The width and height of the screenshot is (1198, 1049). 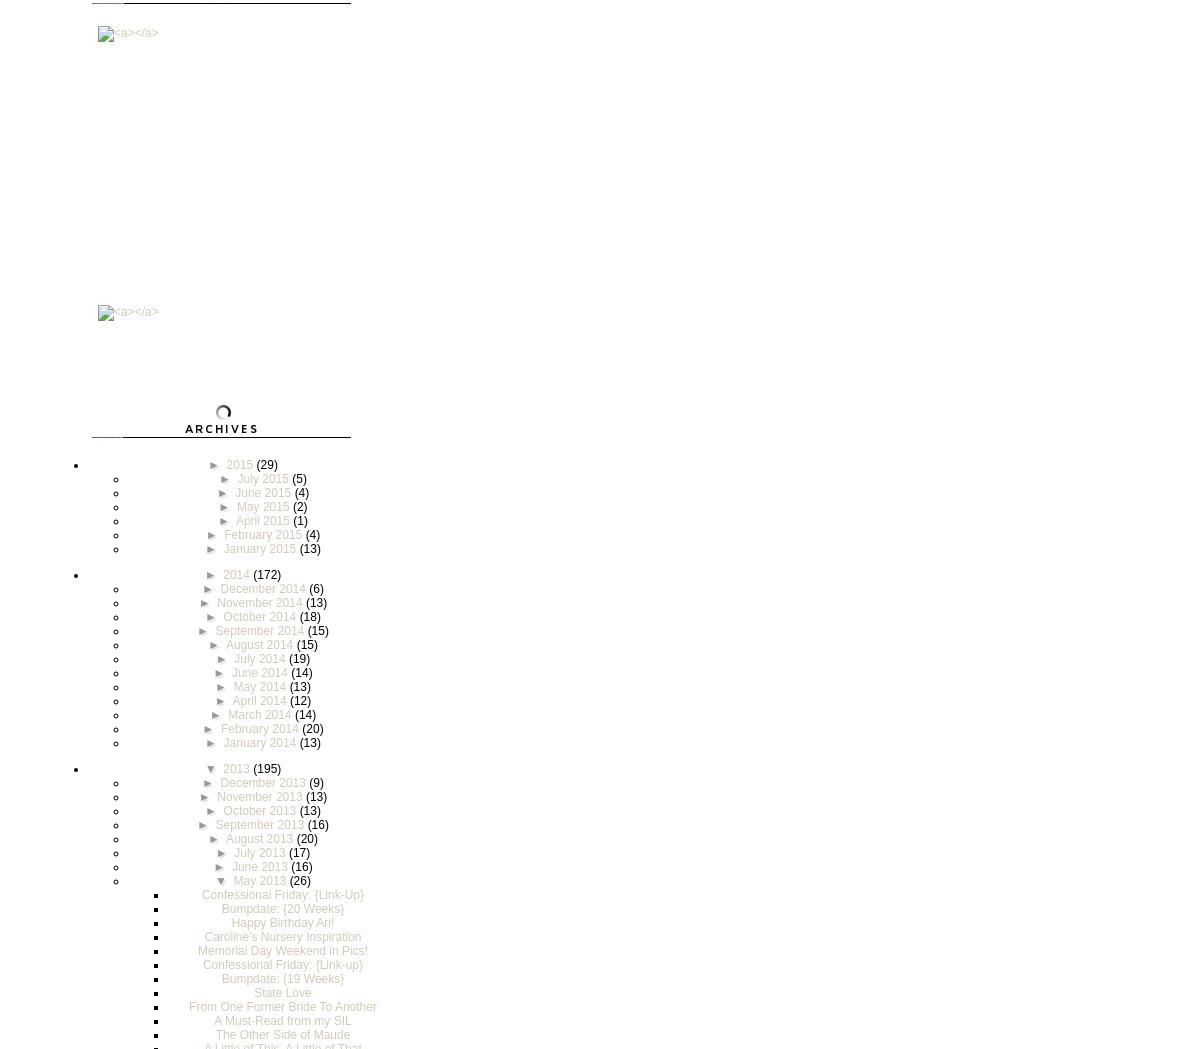 What do you see at coordinates (233, 657) in the screenshot?
I see `'July 2014'` at bounding box center [233, 657].